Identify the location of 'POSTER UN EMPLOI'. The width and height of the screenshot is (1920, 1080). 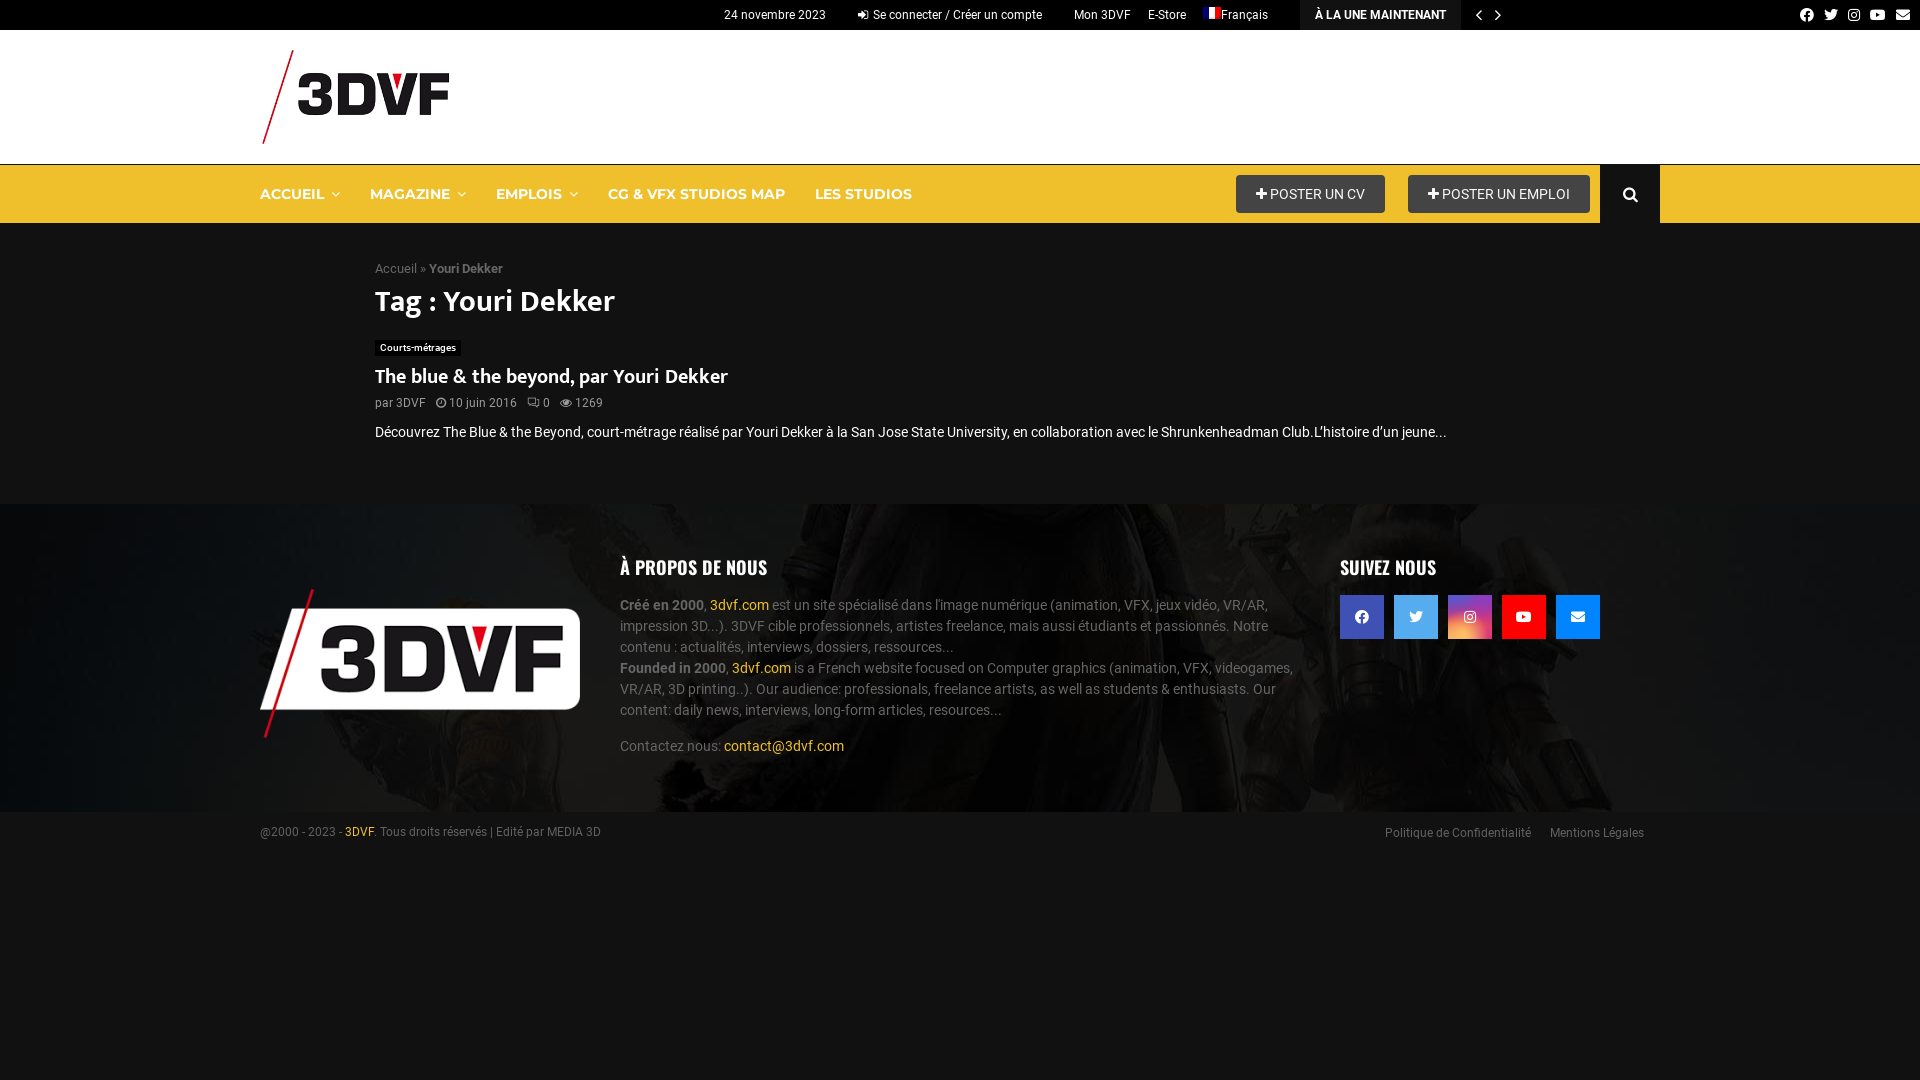
(1406, 192).